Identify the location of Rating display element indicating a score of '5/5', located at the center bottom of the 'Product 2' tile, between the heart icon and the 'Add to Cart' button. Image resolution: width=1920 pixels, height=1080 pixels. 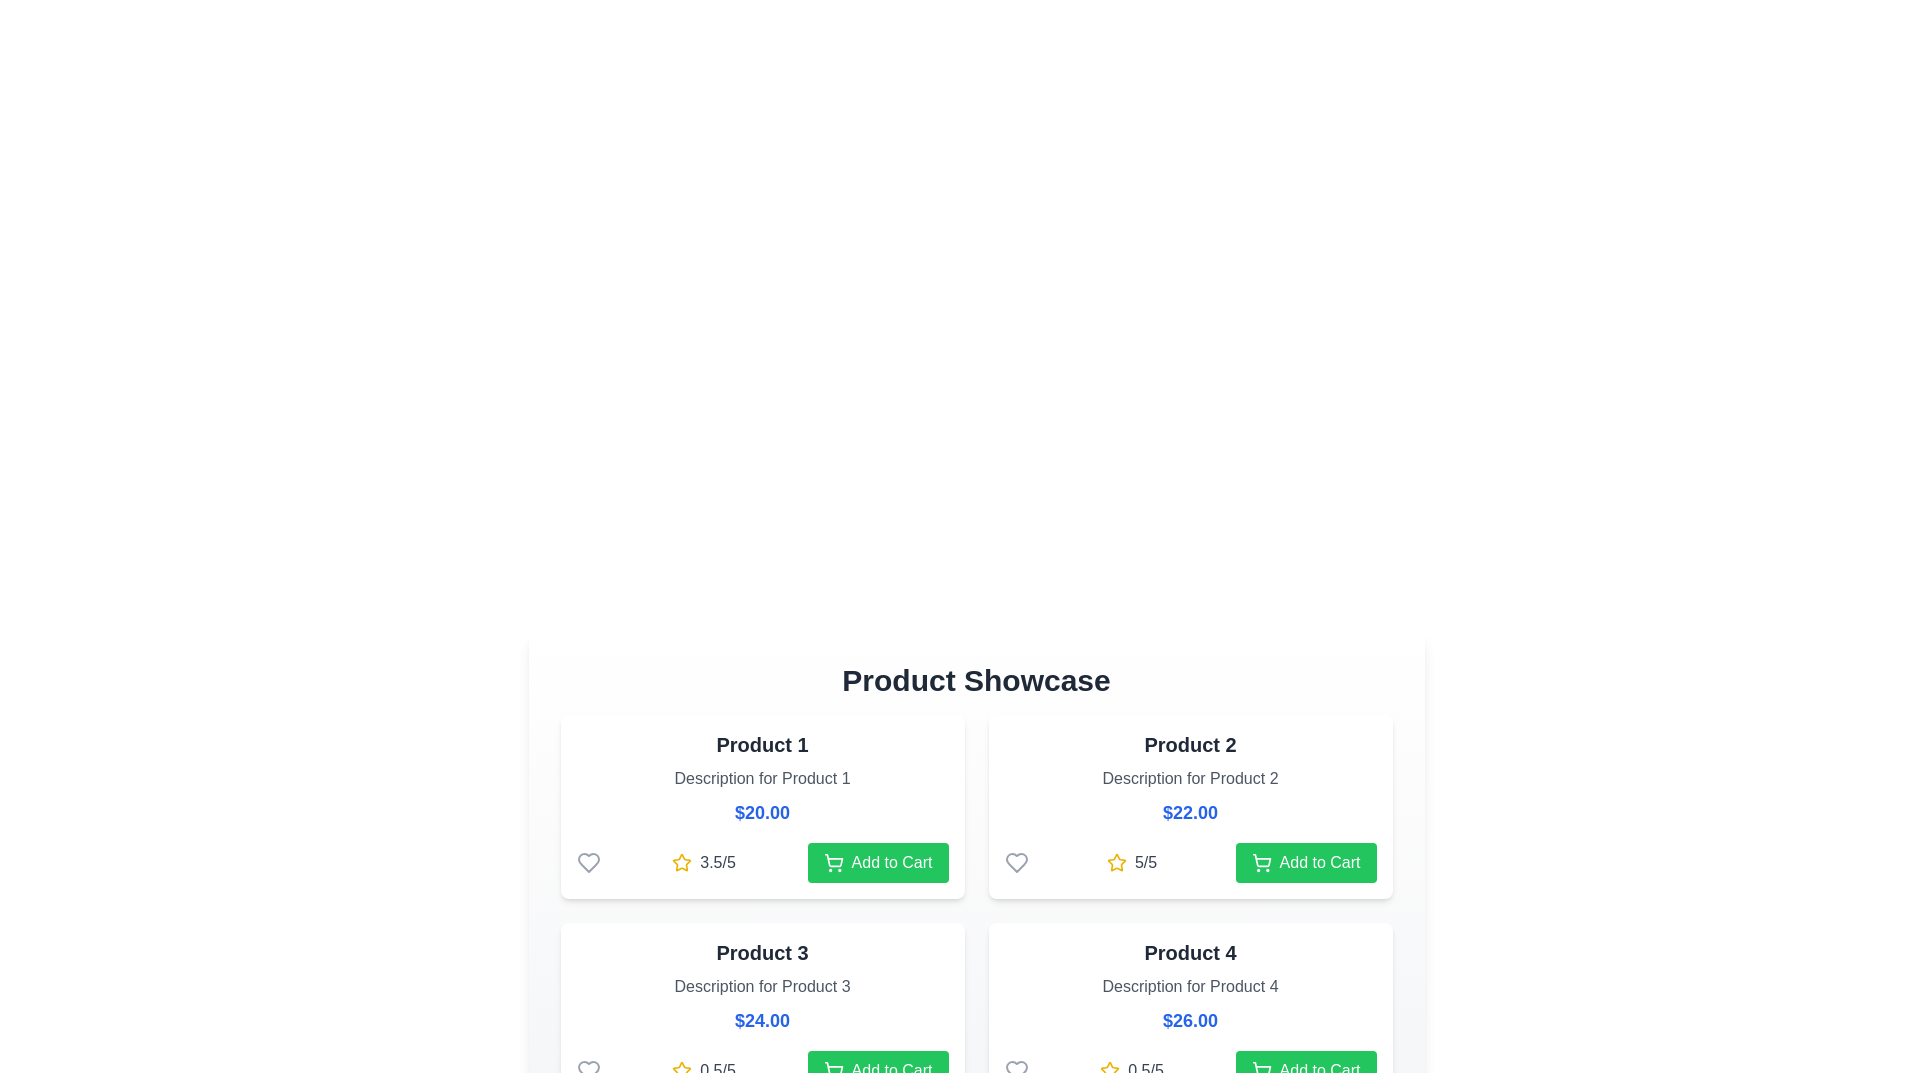
(1190, 862).